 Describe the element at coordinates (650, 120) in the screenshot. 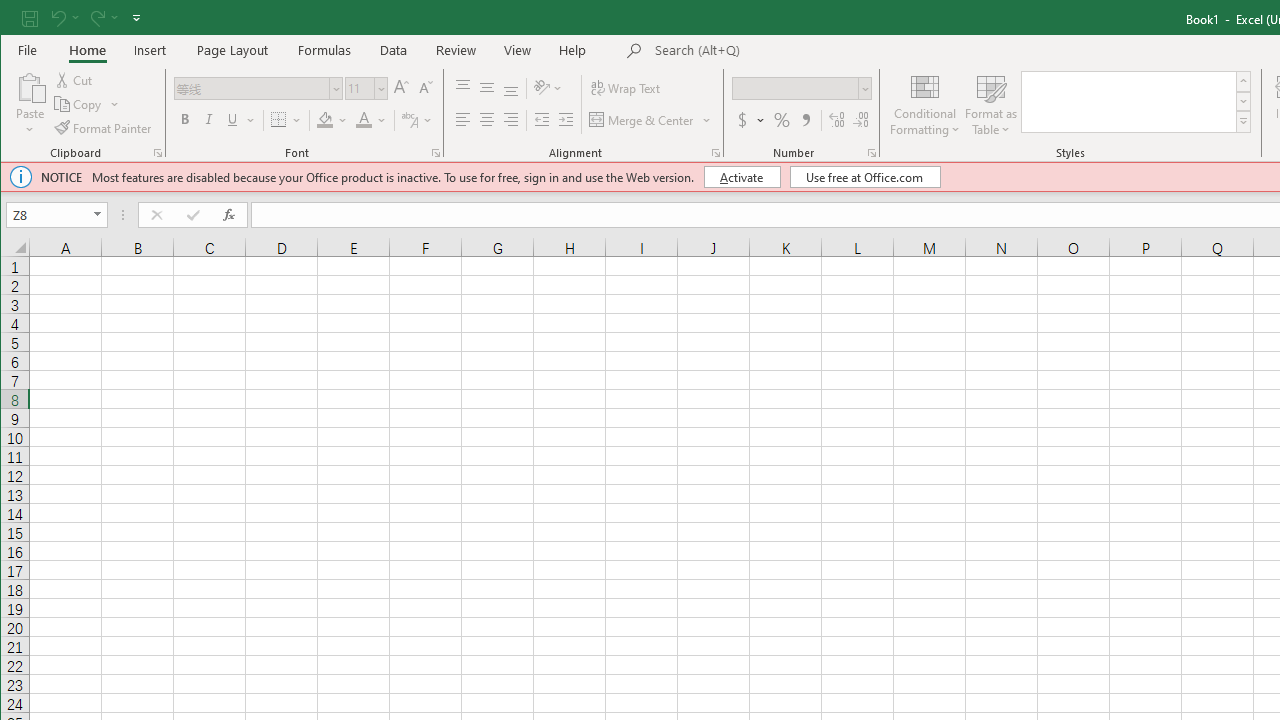

I see `'Merge & Center'` at that location.